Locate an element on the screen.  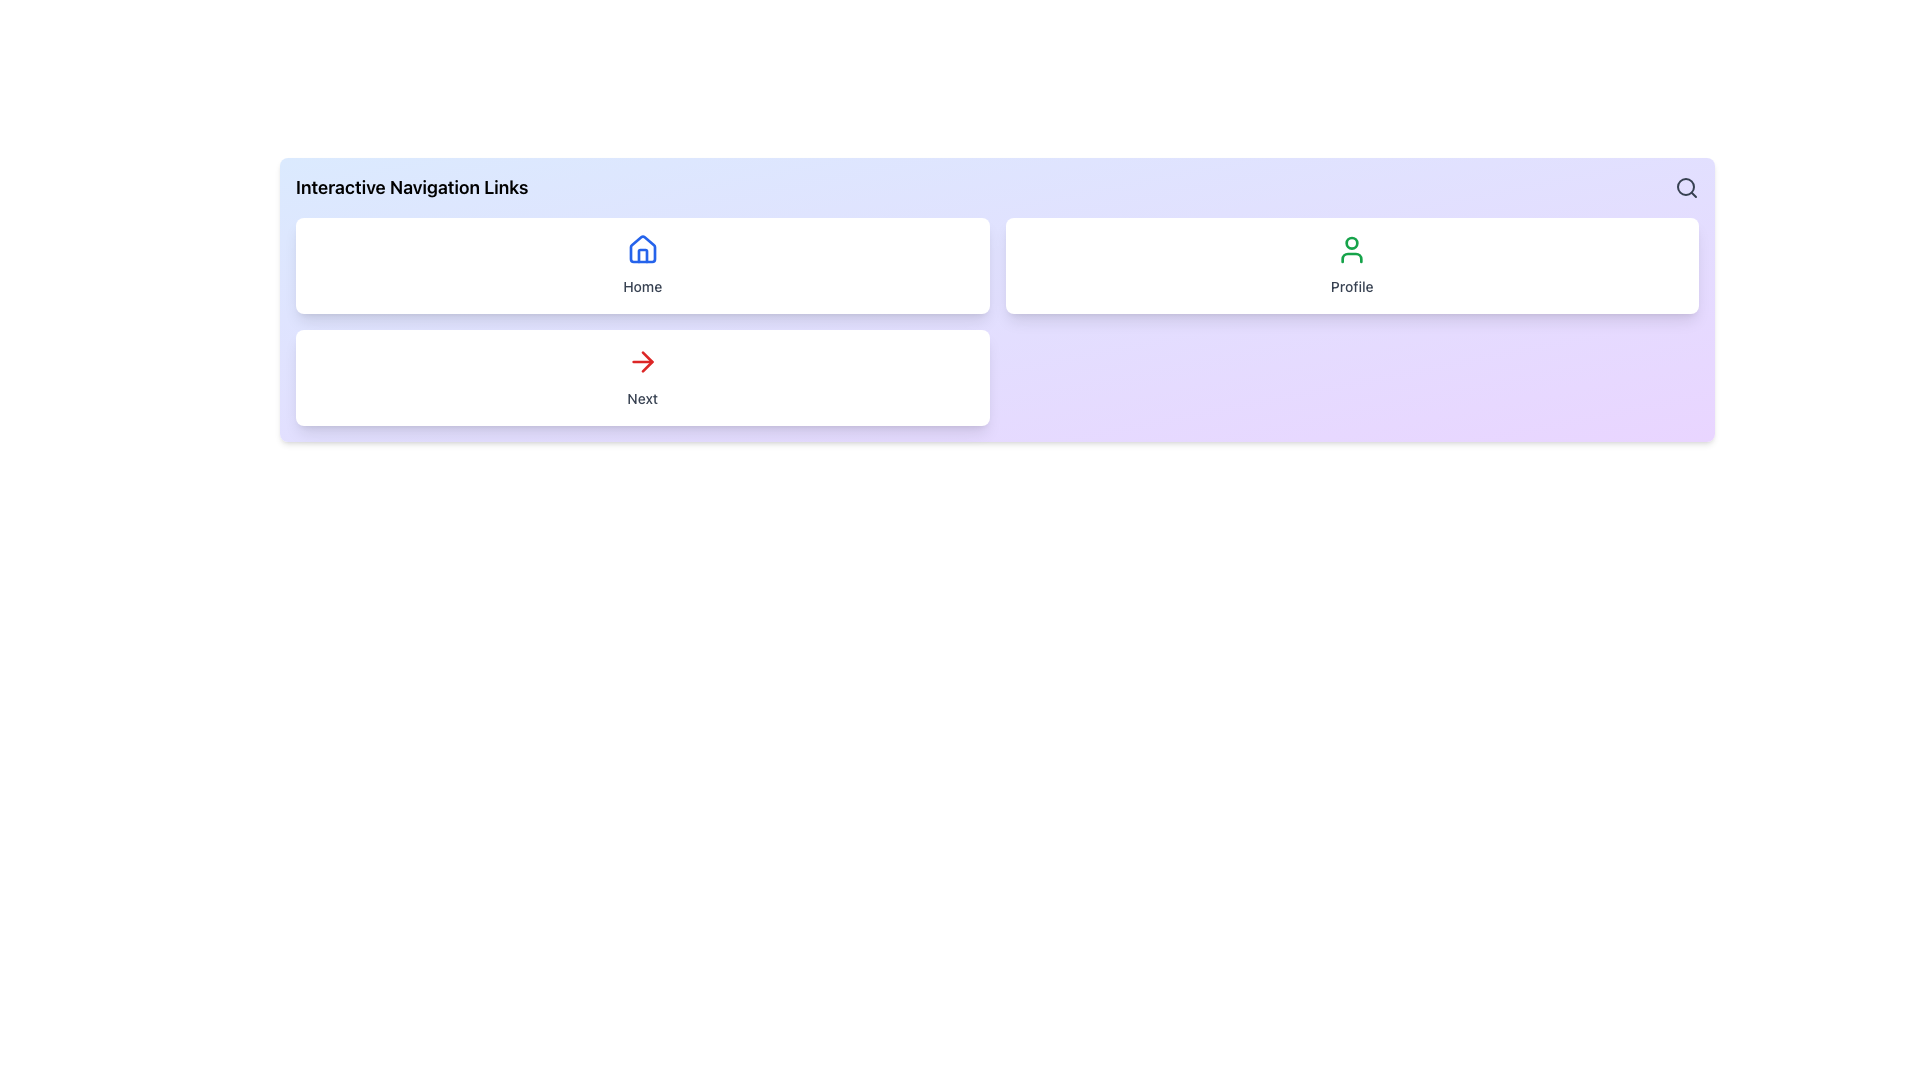
the 'Home' icon located in the top left section of the interface, which serves as a visual identifier for the home function is located at coordinates (642, 248).